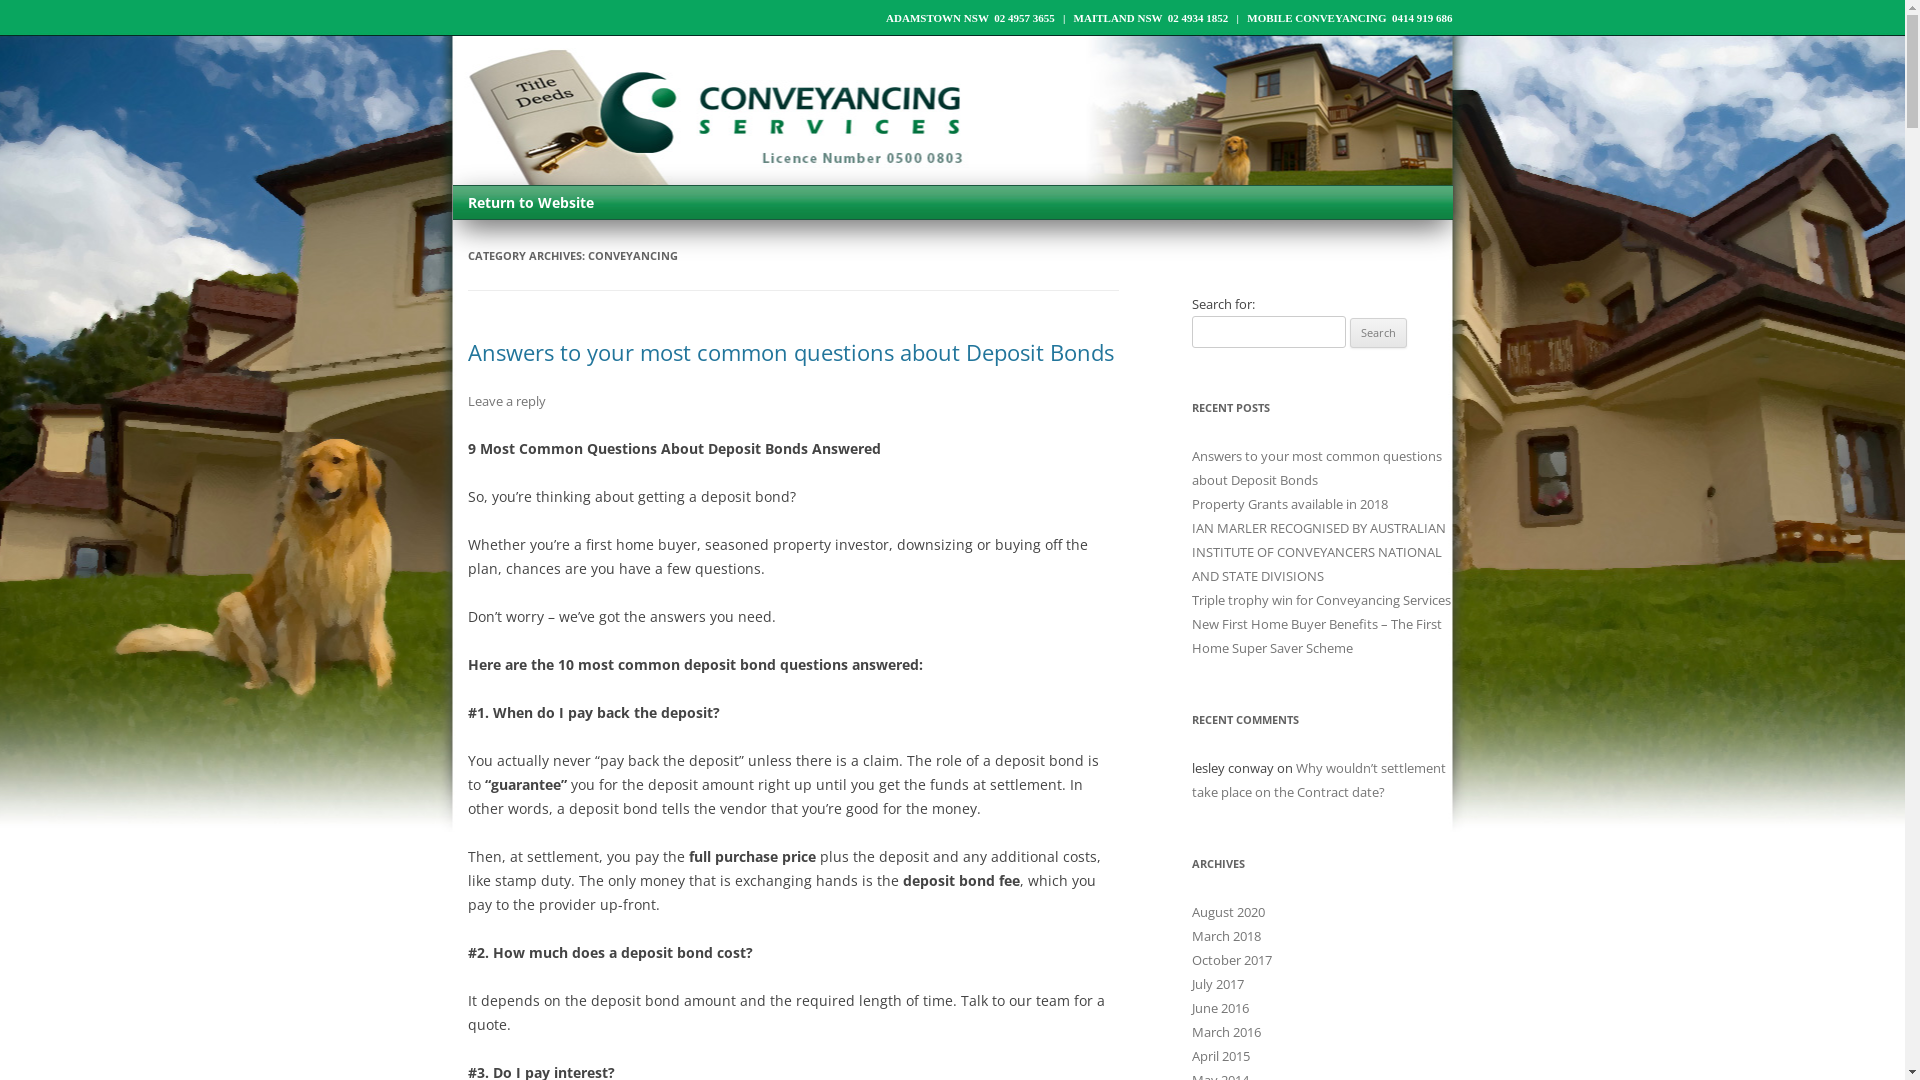  What do you see at coordinates (1316, 467) in the screenshot?
I see `'Answers to your most common questions about Deposit Bonds'` at bounding box center [1316, 467].